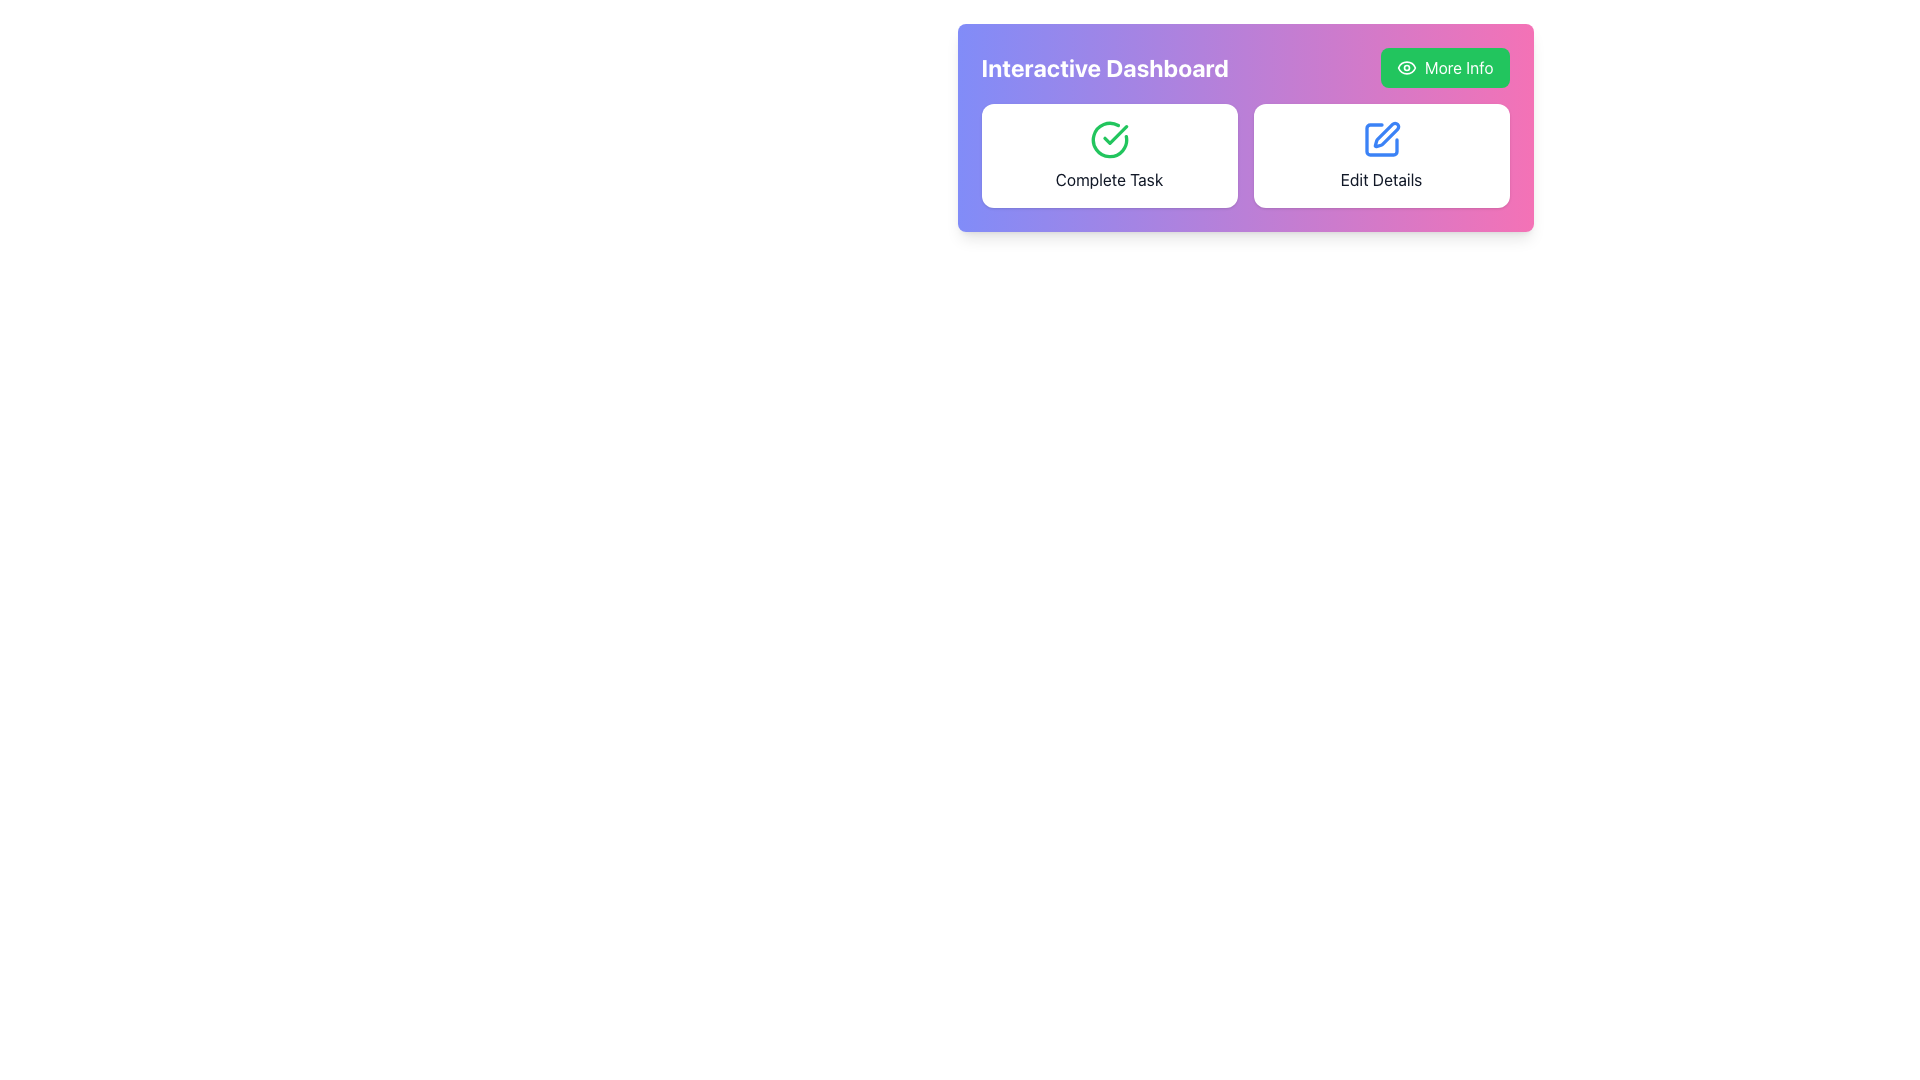 The image size is (1920, 1080). I want to click on the outlined square icon styled in blue that is part of the 'Edit Details' button on the right-hand side of the user interface, so click(1380, 138).